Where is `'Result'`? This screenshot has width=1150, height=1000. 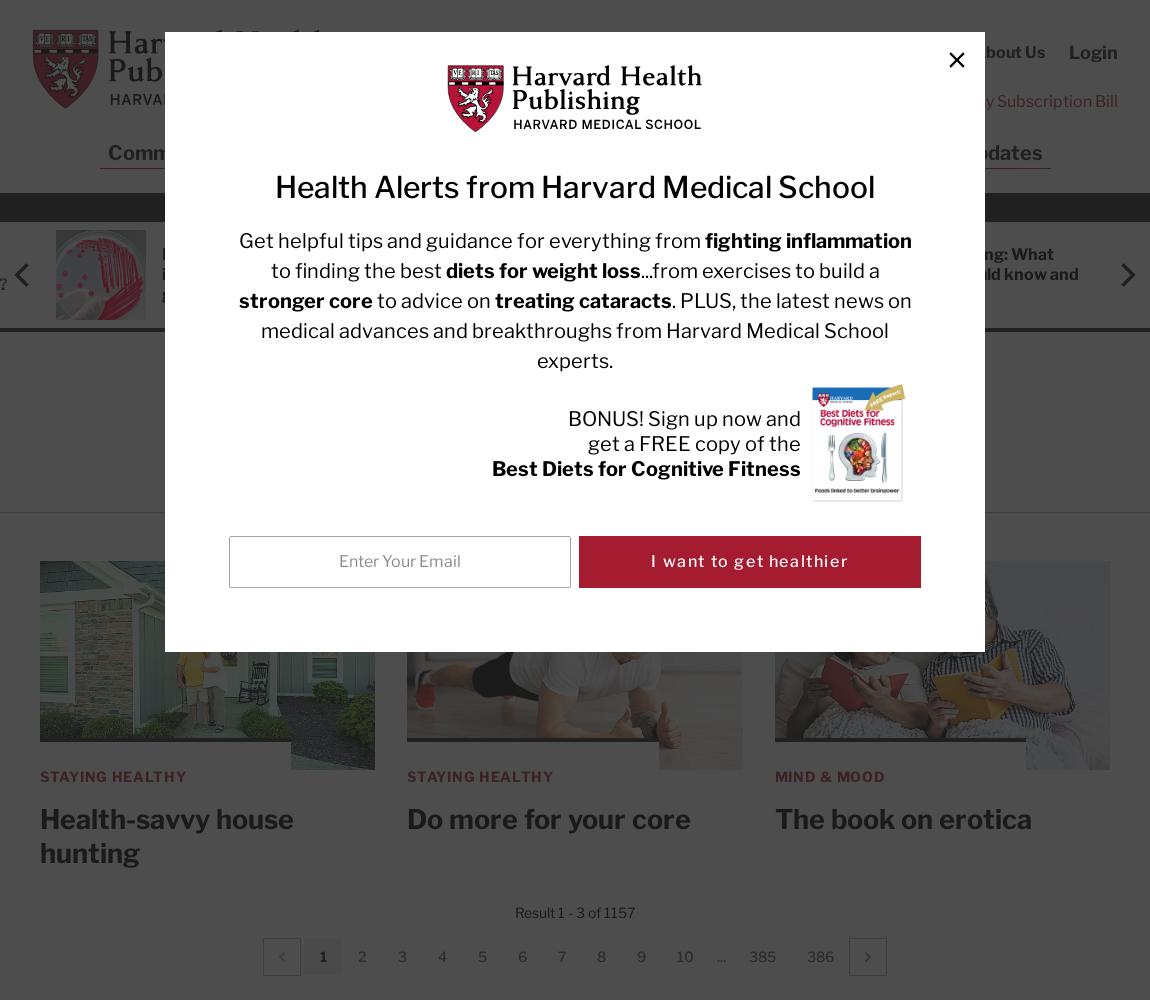
'Result' is located at coordinates (536, 911).